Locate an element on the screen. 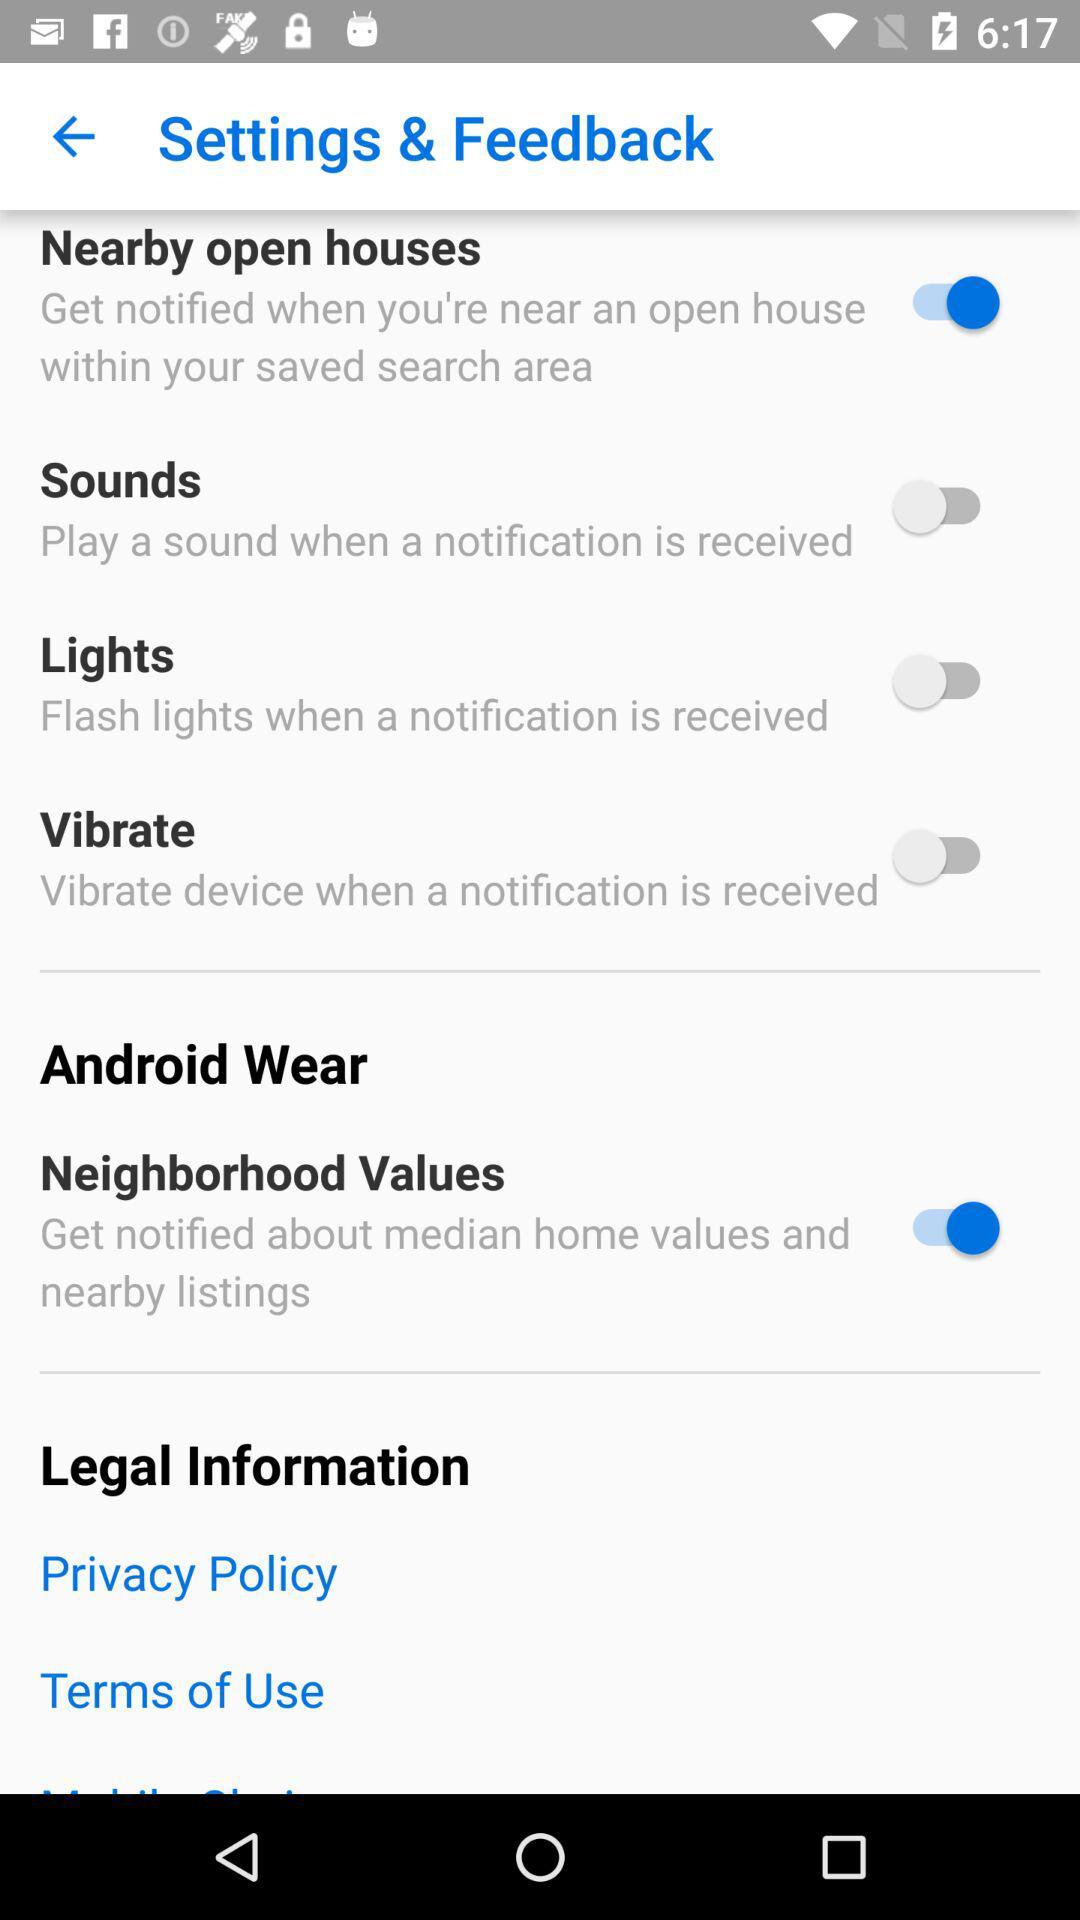 This screenshot has width=1080, height=1920. toggles vibrate option is located at coordinates (945, 856).